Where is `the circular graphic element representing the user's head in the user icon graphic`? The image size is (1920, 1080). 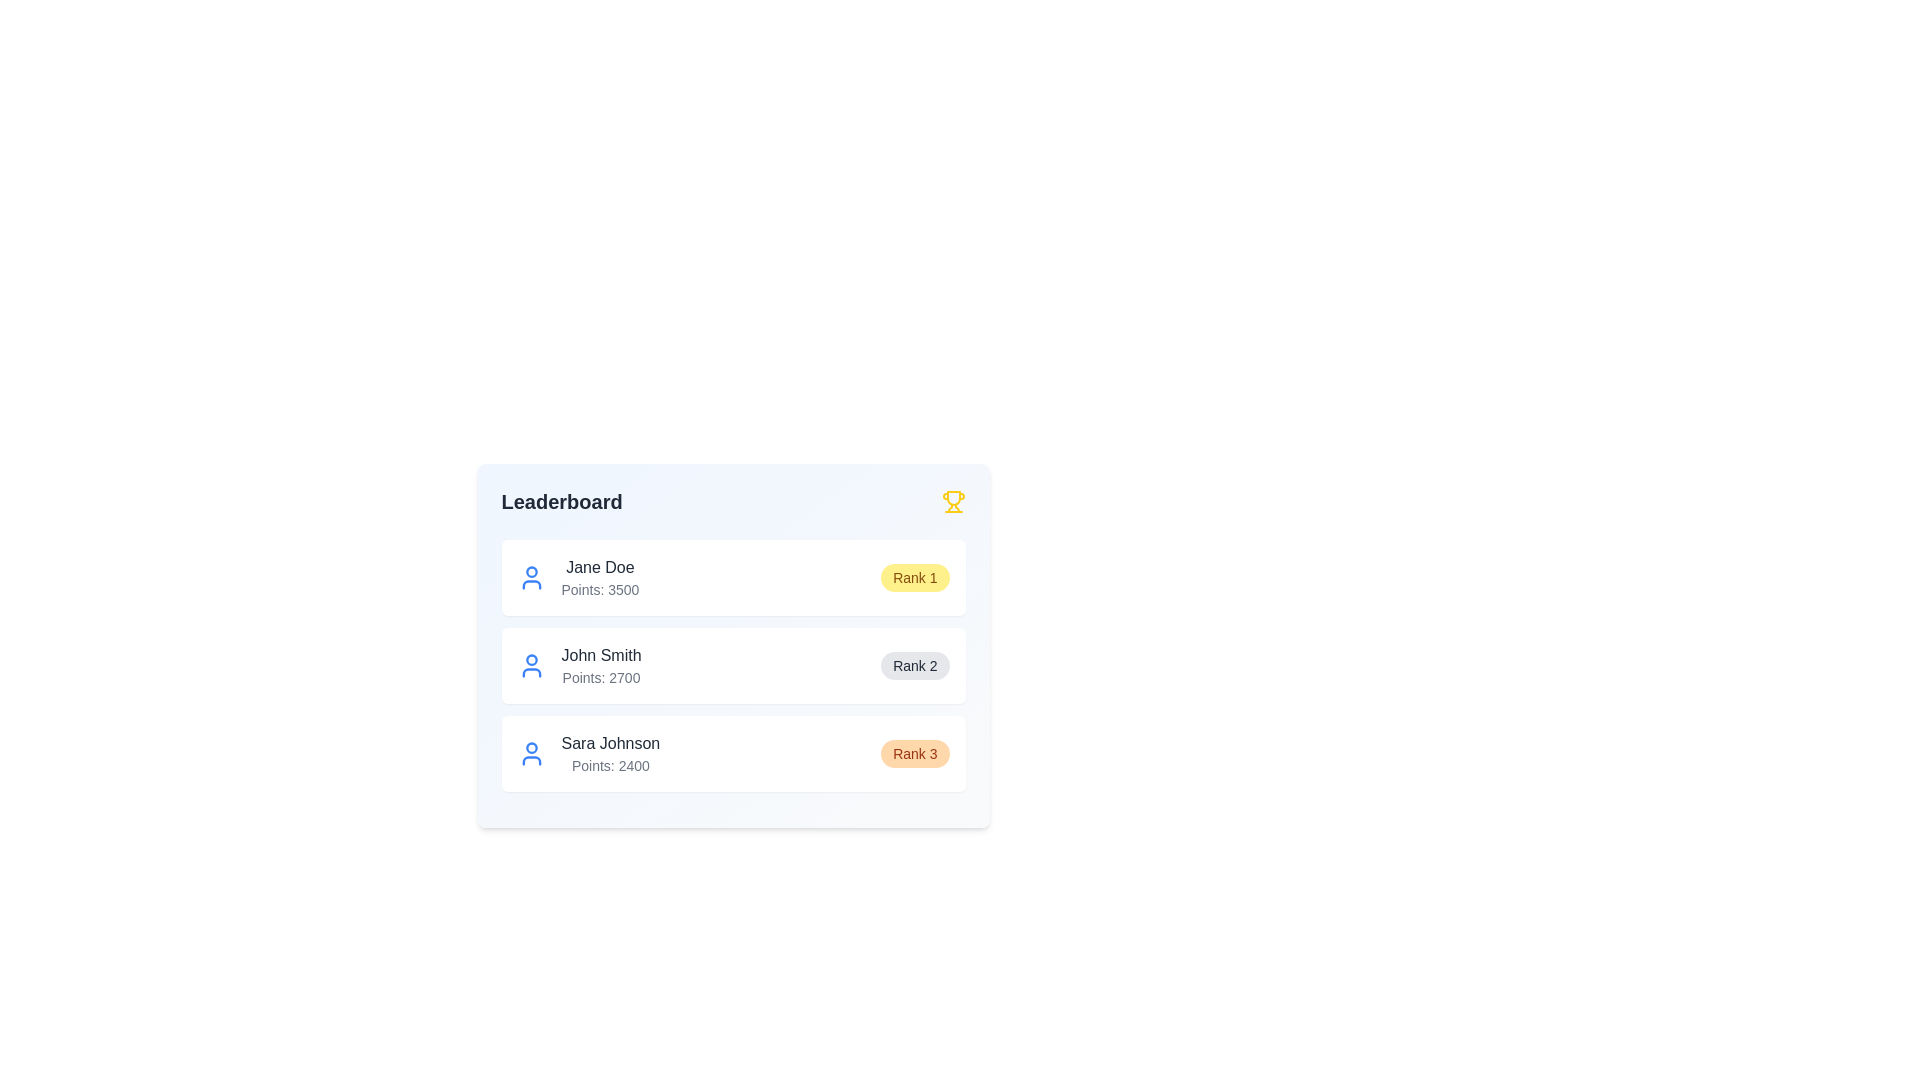
the circular graphic element representing the user's head in the user icon graphic is located at coordinates (531, 748).